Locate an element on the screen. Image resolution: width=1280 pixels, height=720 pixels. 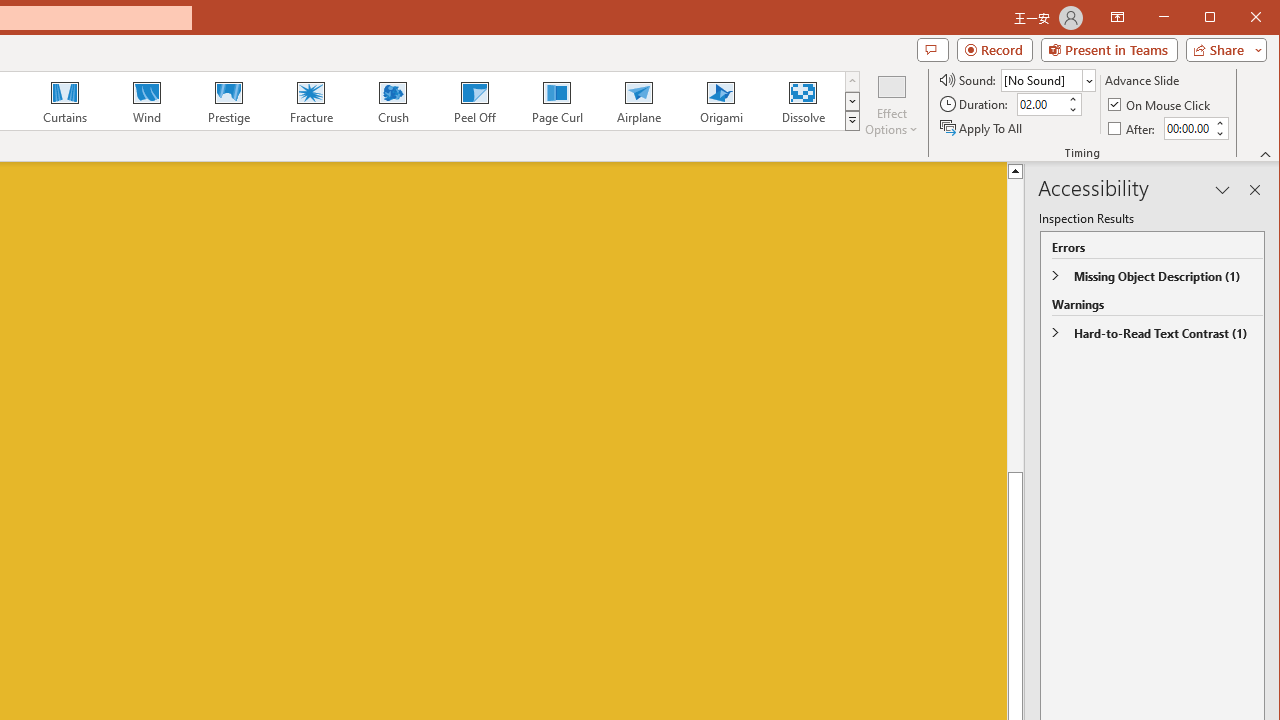
'Prestige' is located at coordinates (229, 100).